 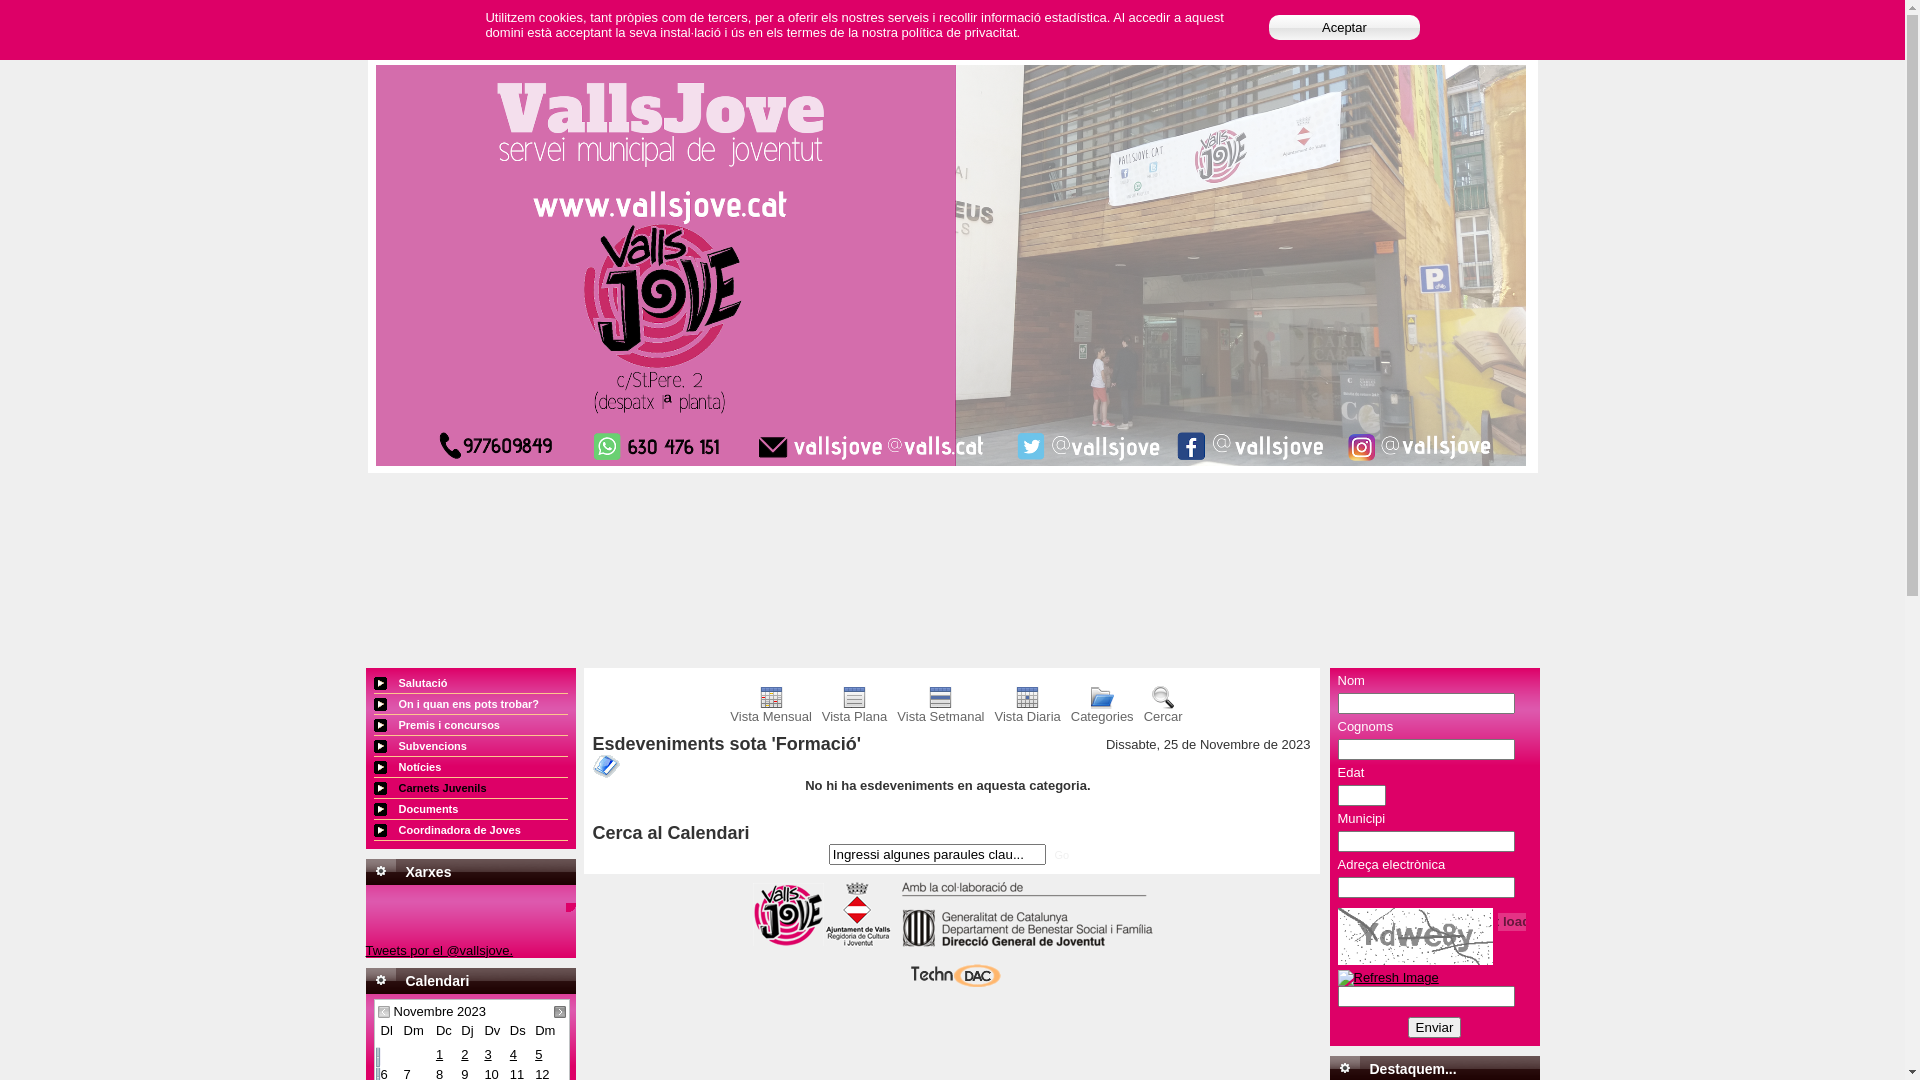 I want to click on 'Desembre 2023', so click(x=560, y=1011).